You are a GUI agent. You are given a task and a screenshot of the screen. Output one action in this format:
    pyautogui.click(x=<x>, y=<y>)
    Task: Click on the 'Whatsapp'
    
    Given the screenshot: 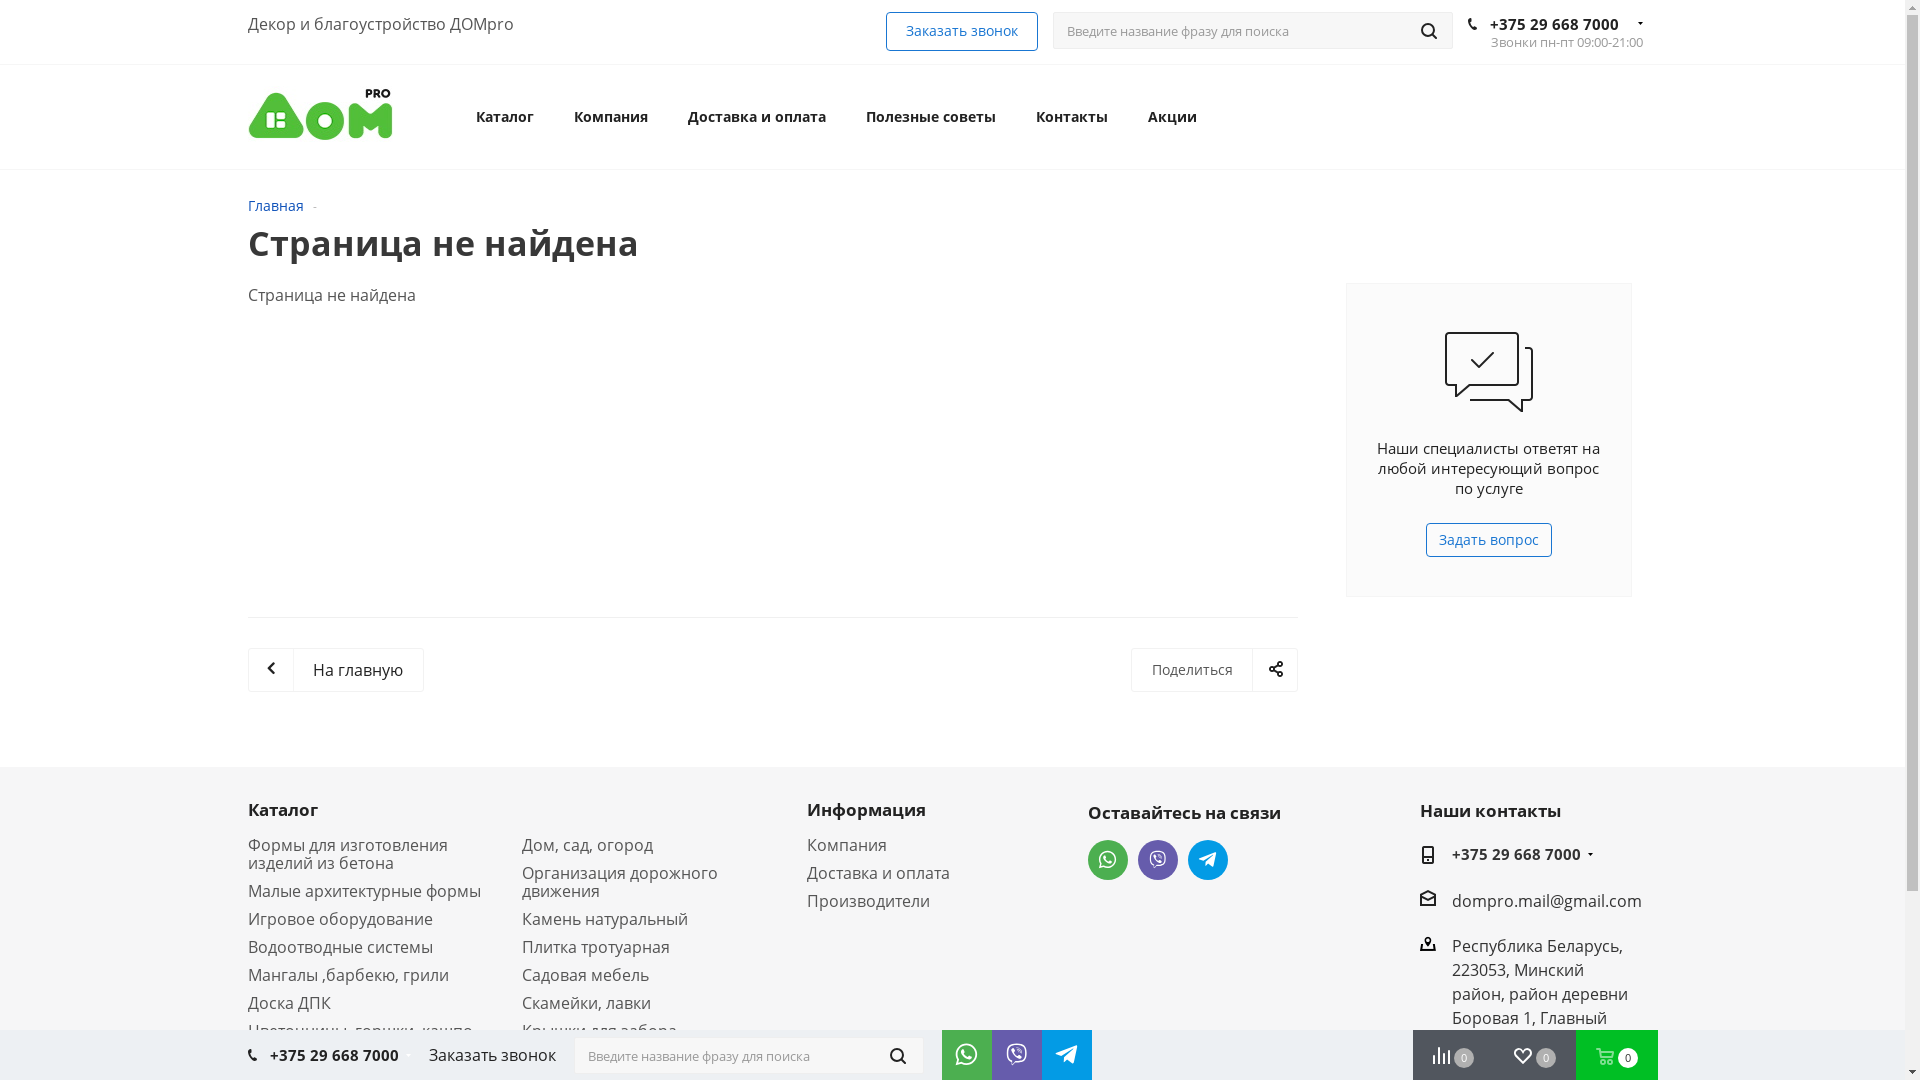 What is the action you would take?
    pyautogui.click(x=1107, y=859)
    